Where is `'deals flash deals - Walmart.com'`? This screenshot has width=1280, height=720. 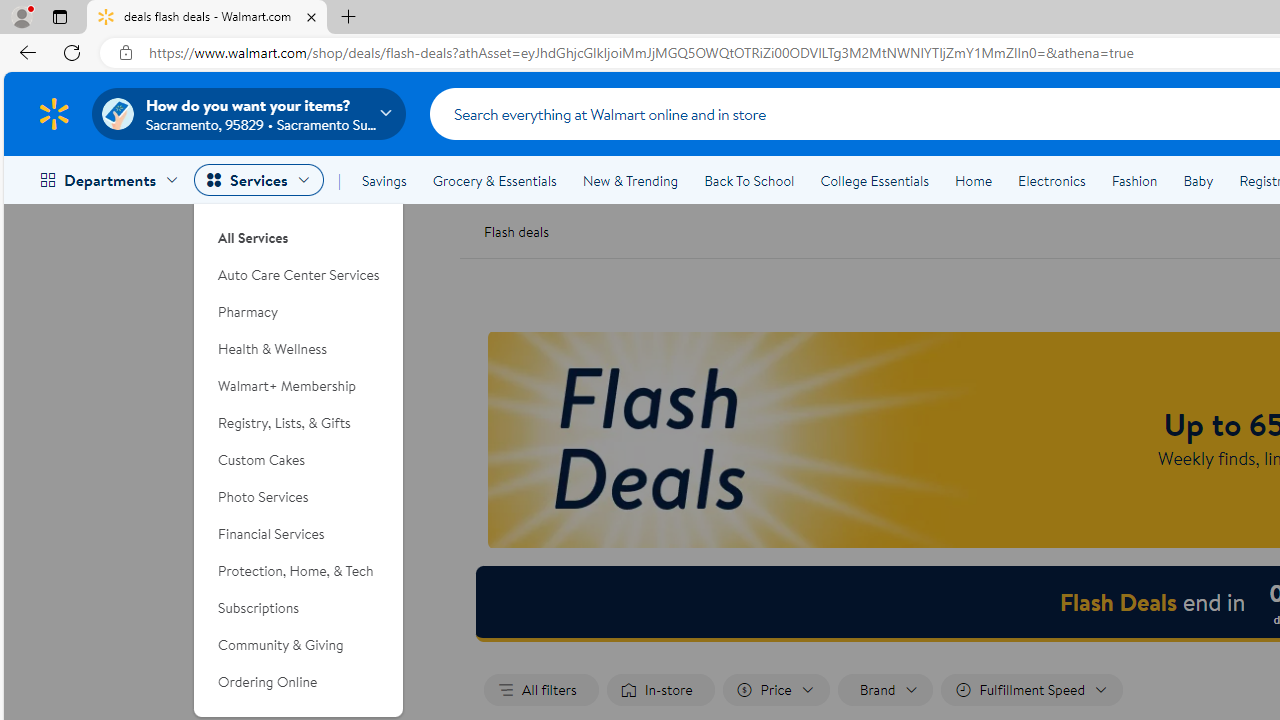 'deals flash deals - Walmart.com' is located at coordinates (207, 17).